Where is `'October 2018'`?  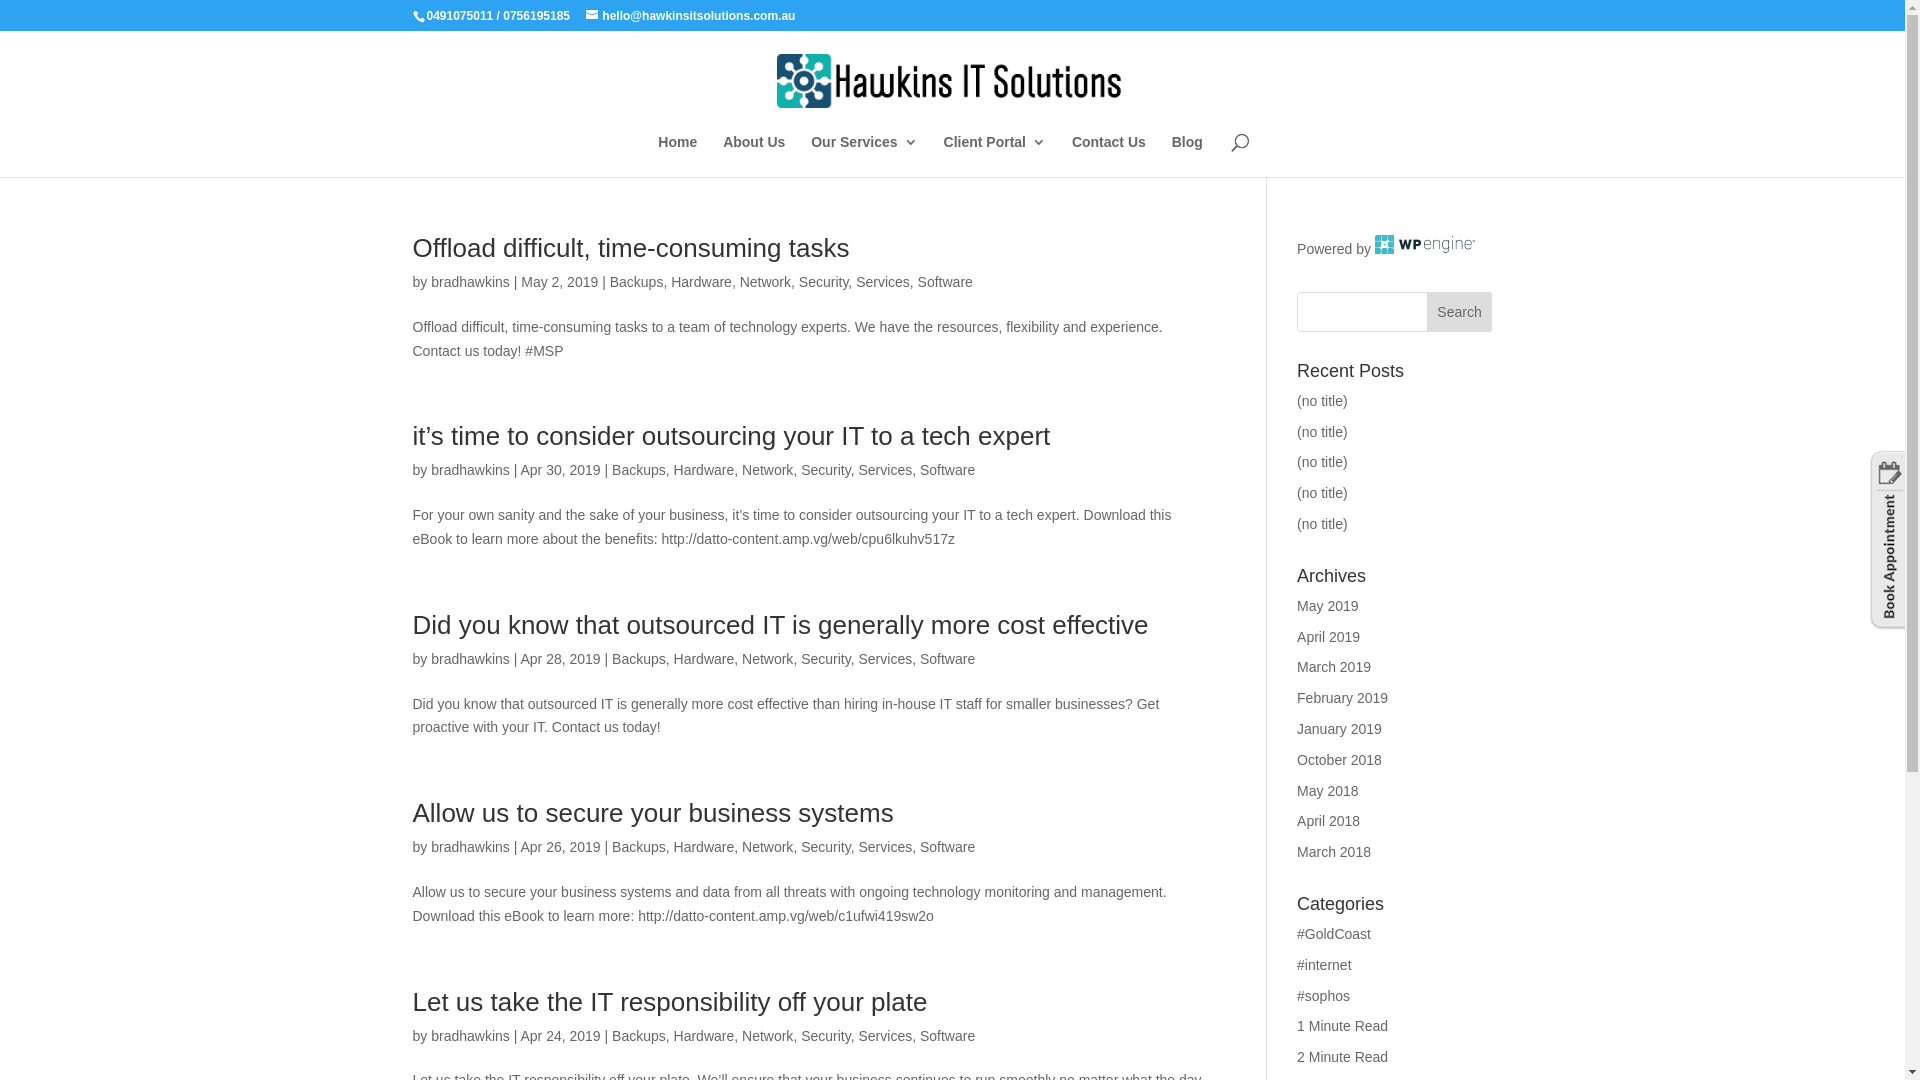
'October 2018' is located at coordinates (1296, 759).